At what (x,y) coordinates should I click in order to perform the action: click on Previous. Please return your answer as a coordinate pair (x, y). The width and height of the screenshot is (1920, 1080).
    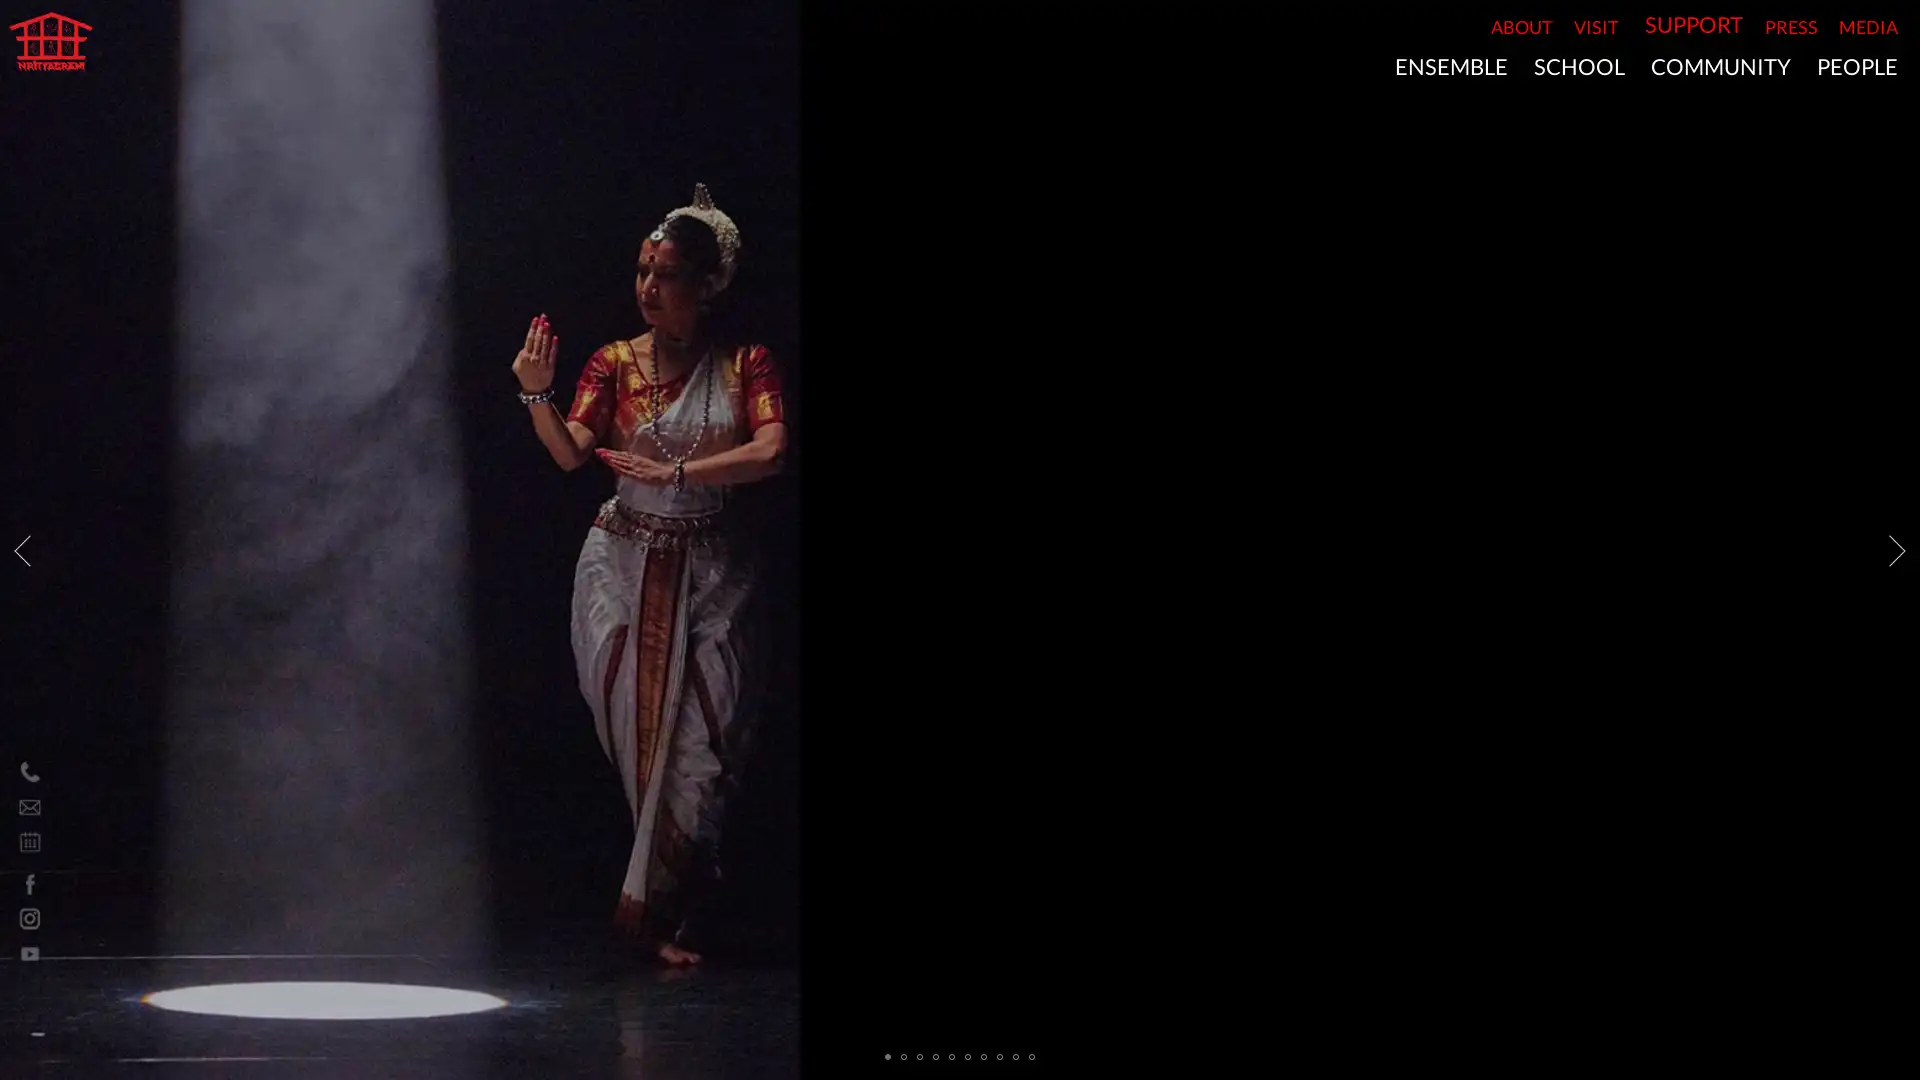
    Looking at the image, I should click on (29, 550).